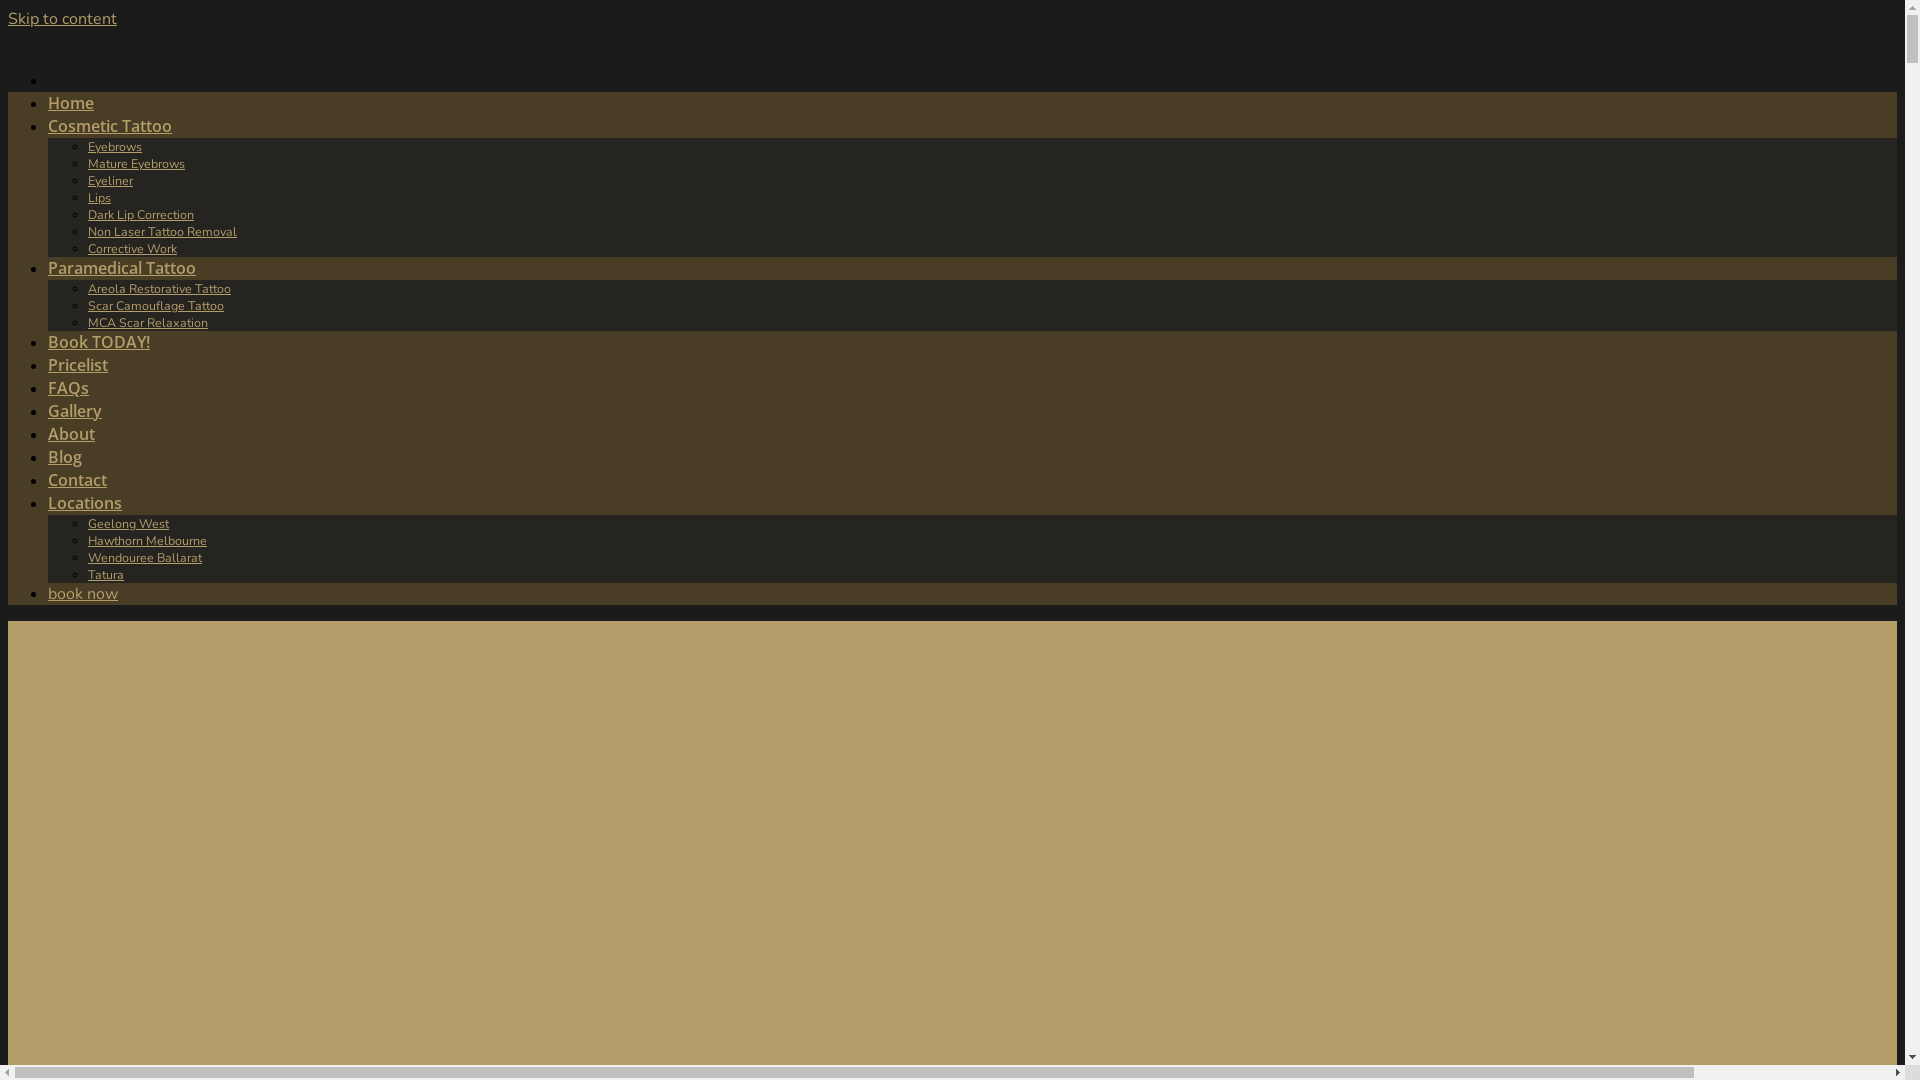 The image size is (1920, 1080). Describe the element at coordinates (114, 145) in the screenshot. I see `'Eyebrows'` at that location.